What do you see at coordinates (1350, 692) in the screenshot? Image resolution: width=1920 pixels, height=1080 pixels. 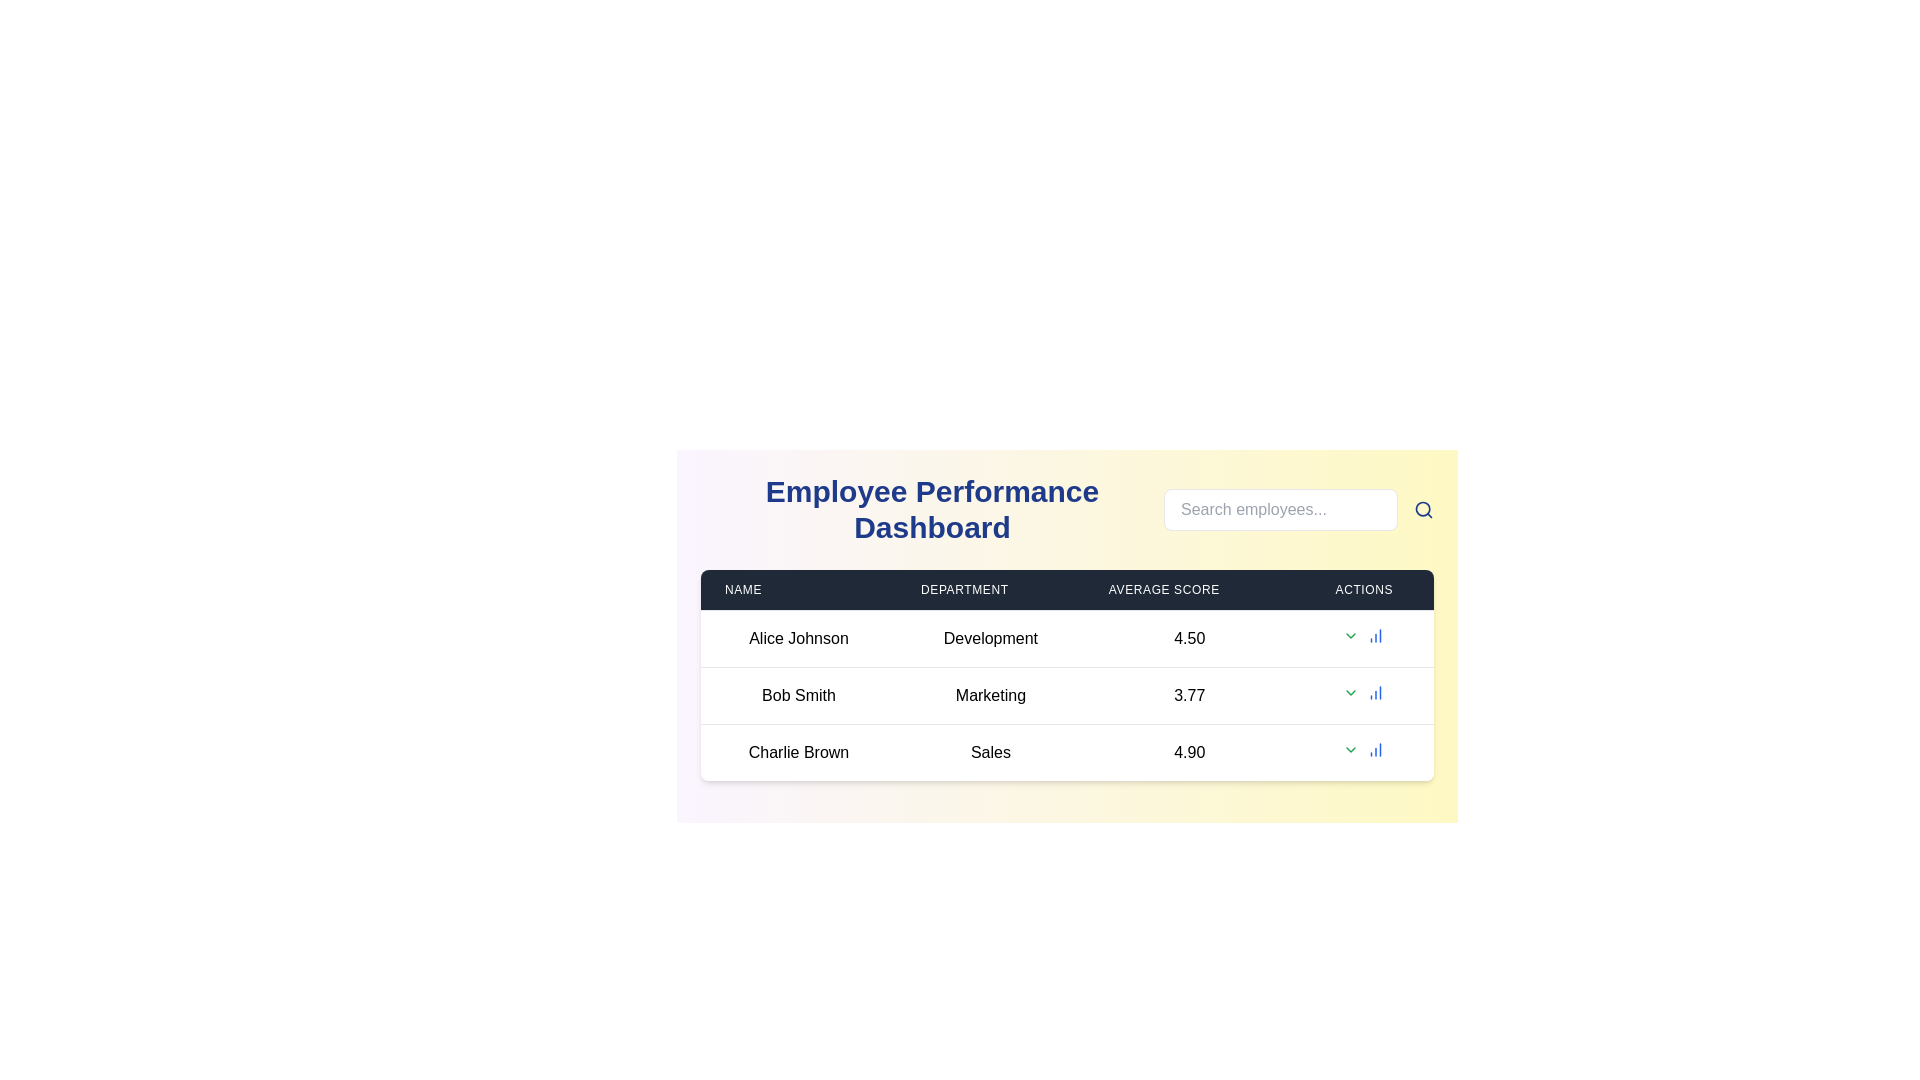 I see `the Chevron Down Icon above the second row for 'Bob Smith' in the 'Actions' column` at bounding box center [1350, 692].